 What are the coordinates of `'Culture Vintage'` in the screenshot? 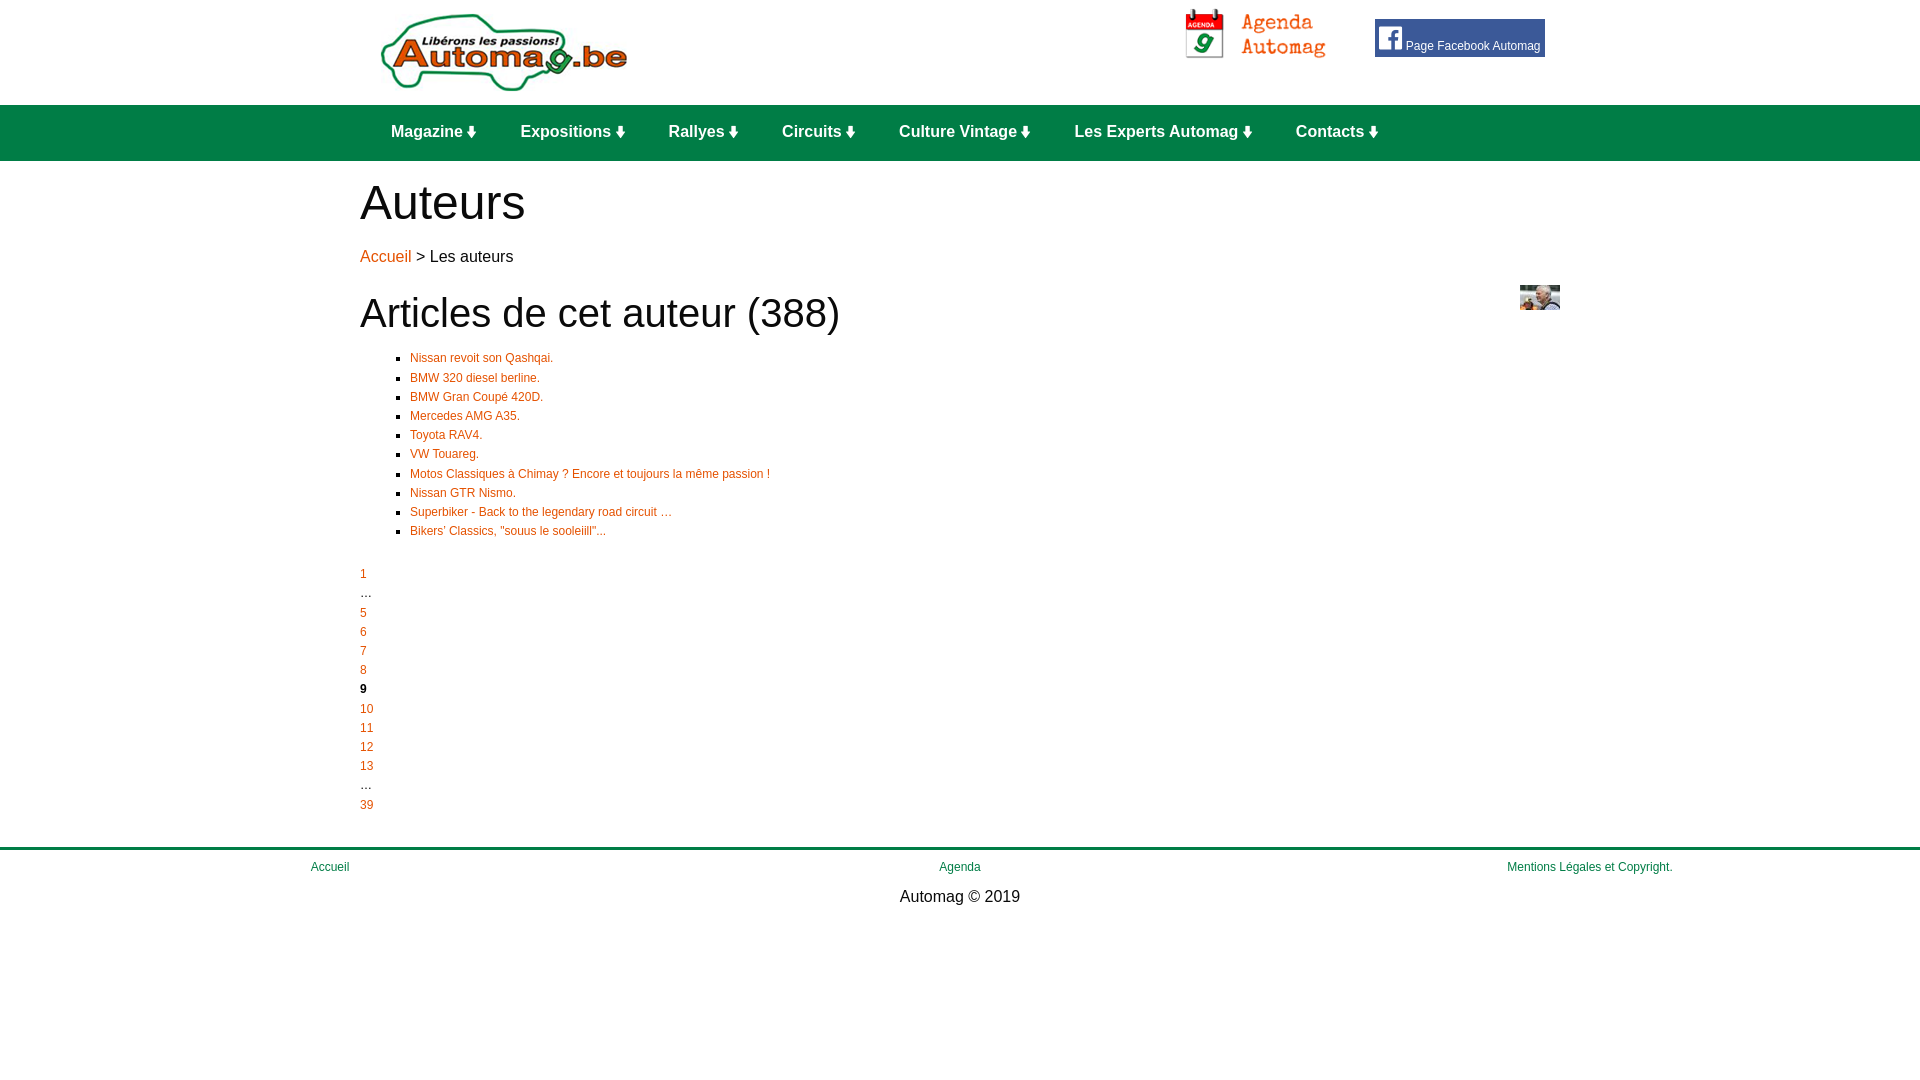 It's located at (970, 132).